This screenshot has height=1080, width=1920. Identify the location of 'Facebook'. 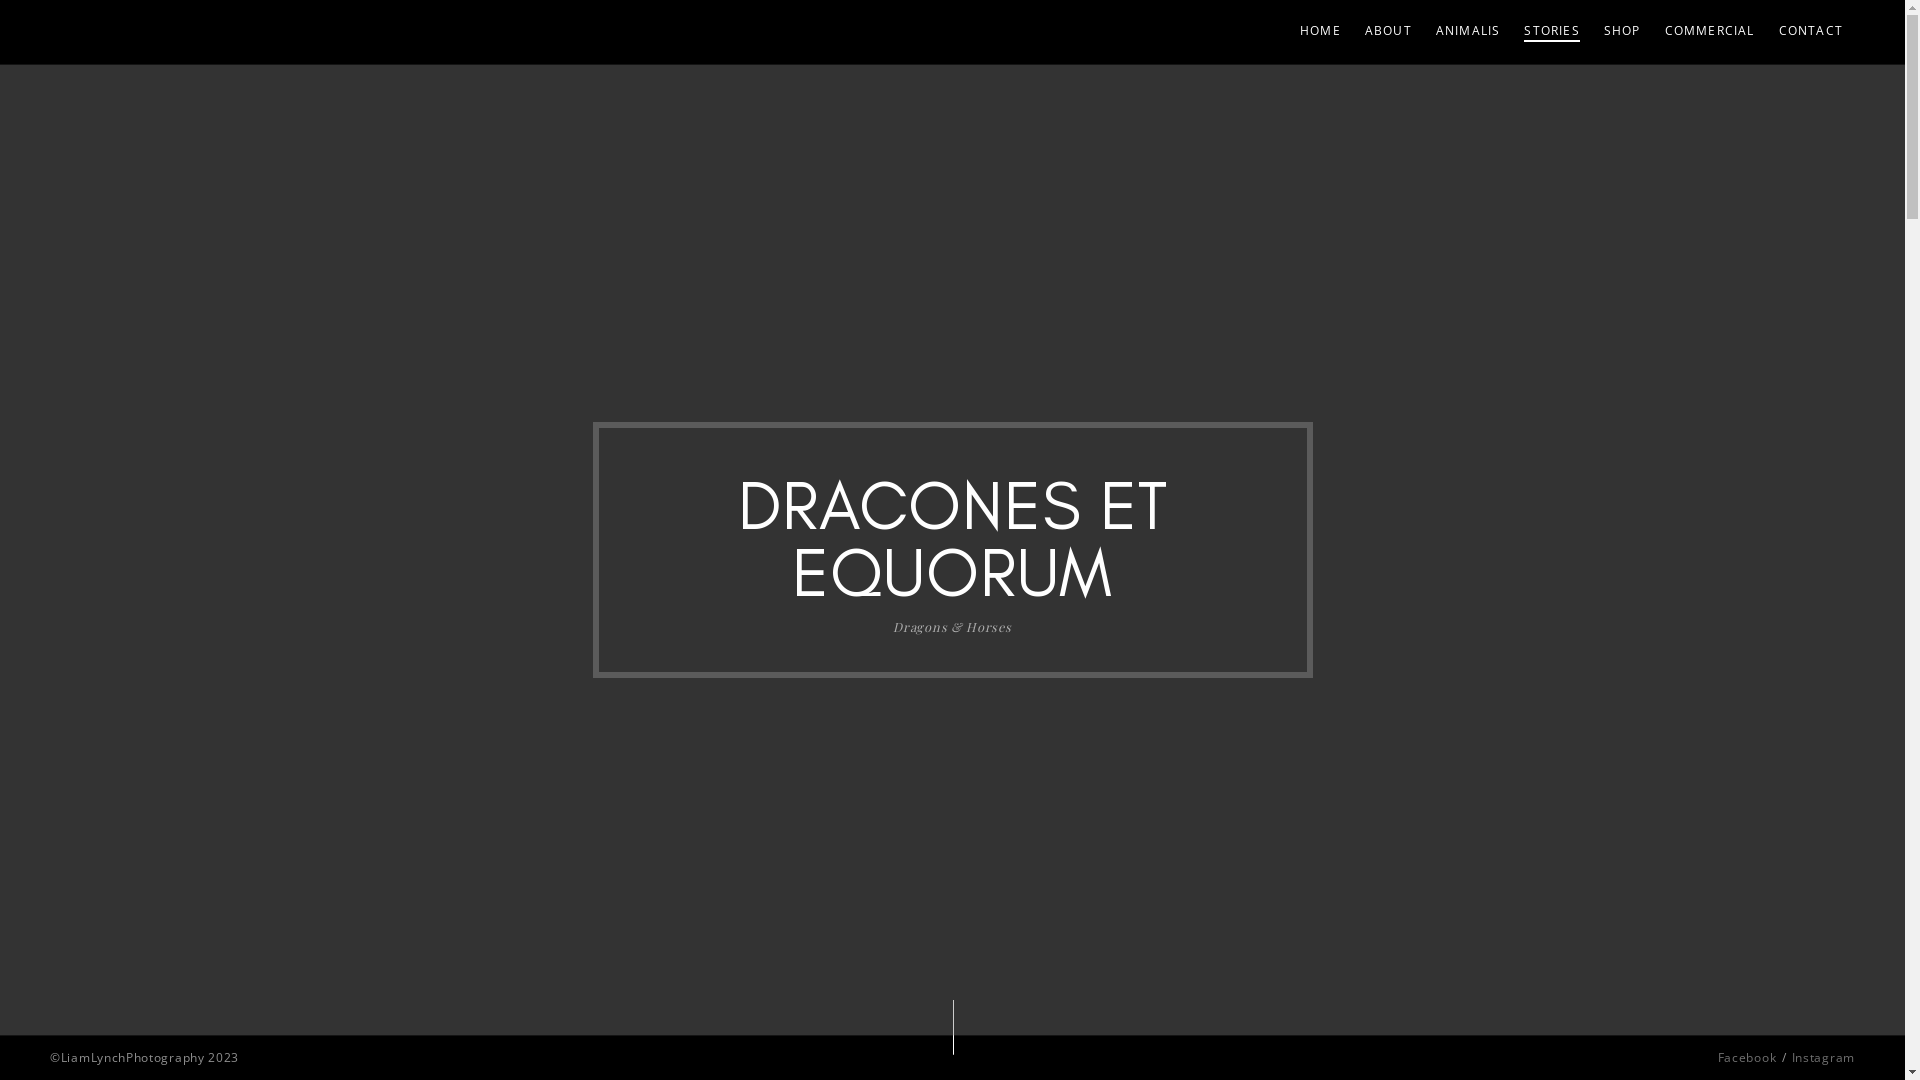
(1746, 1055).